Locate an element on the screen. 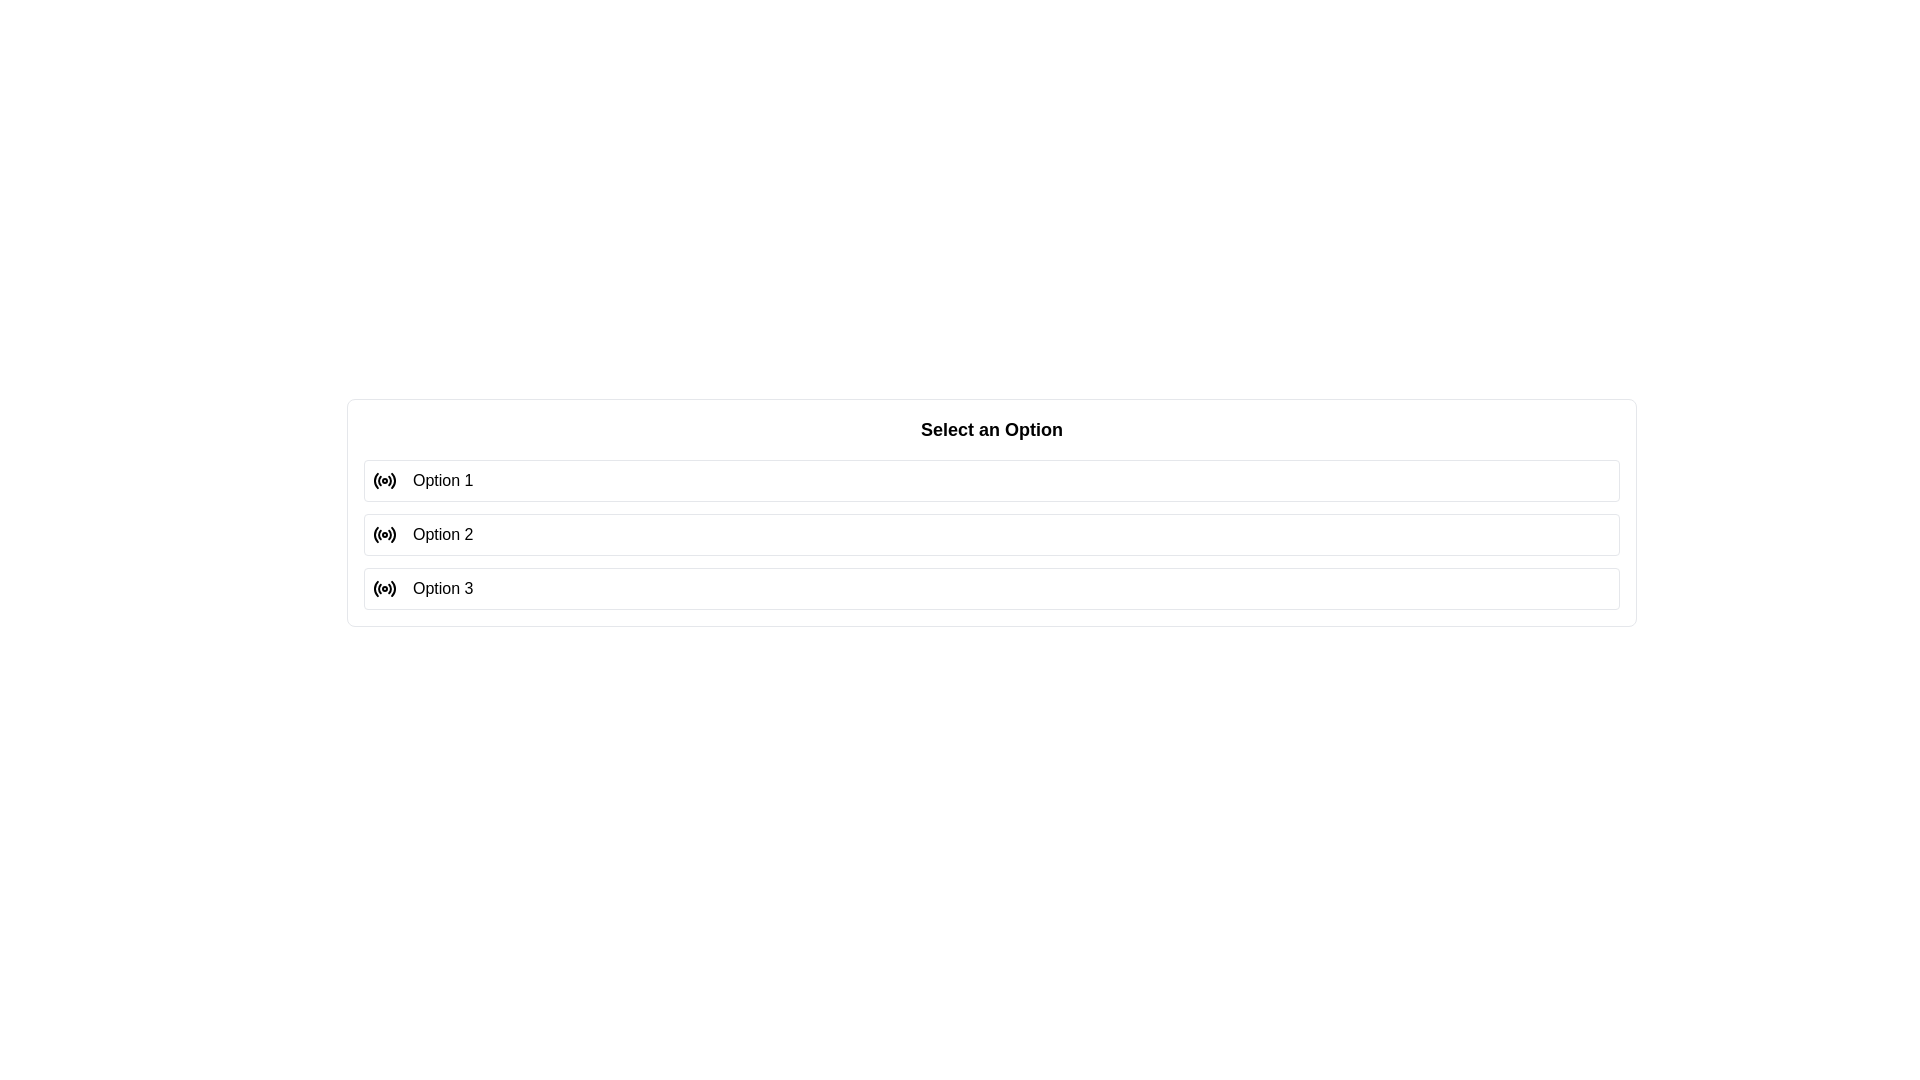  the selectable list option labeled 'Option 3' is located at coordinates (442, 588).